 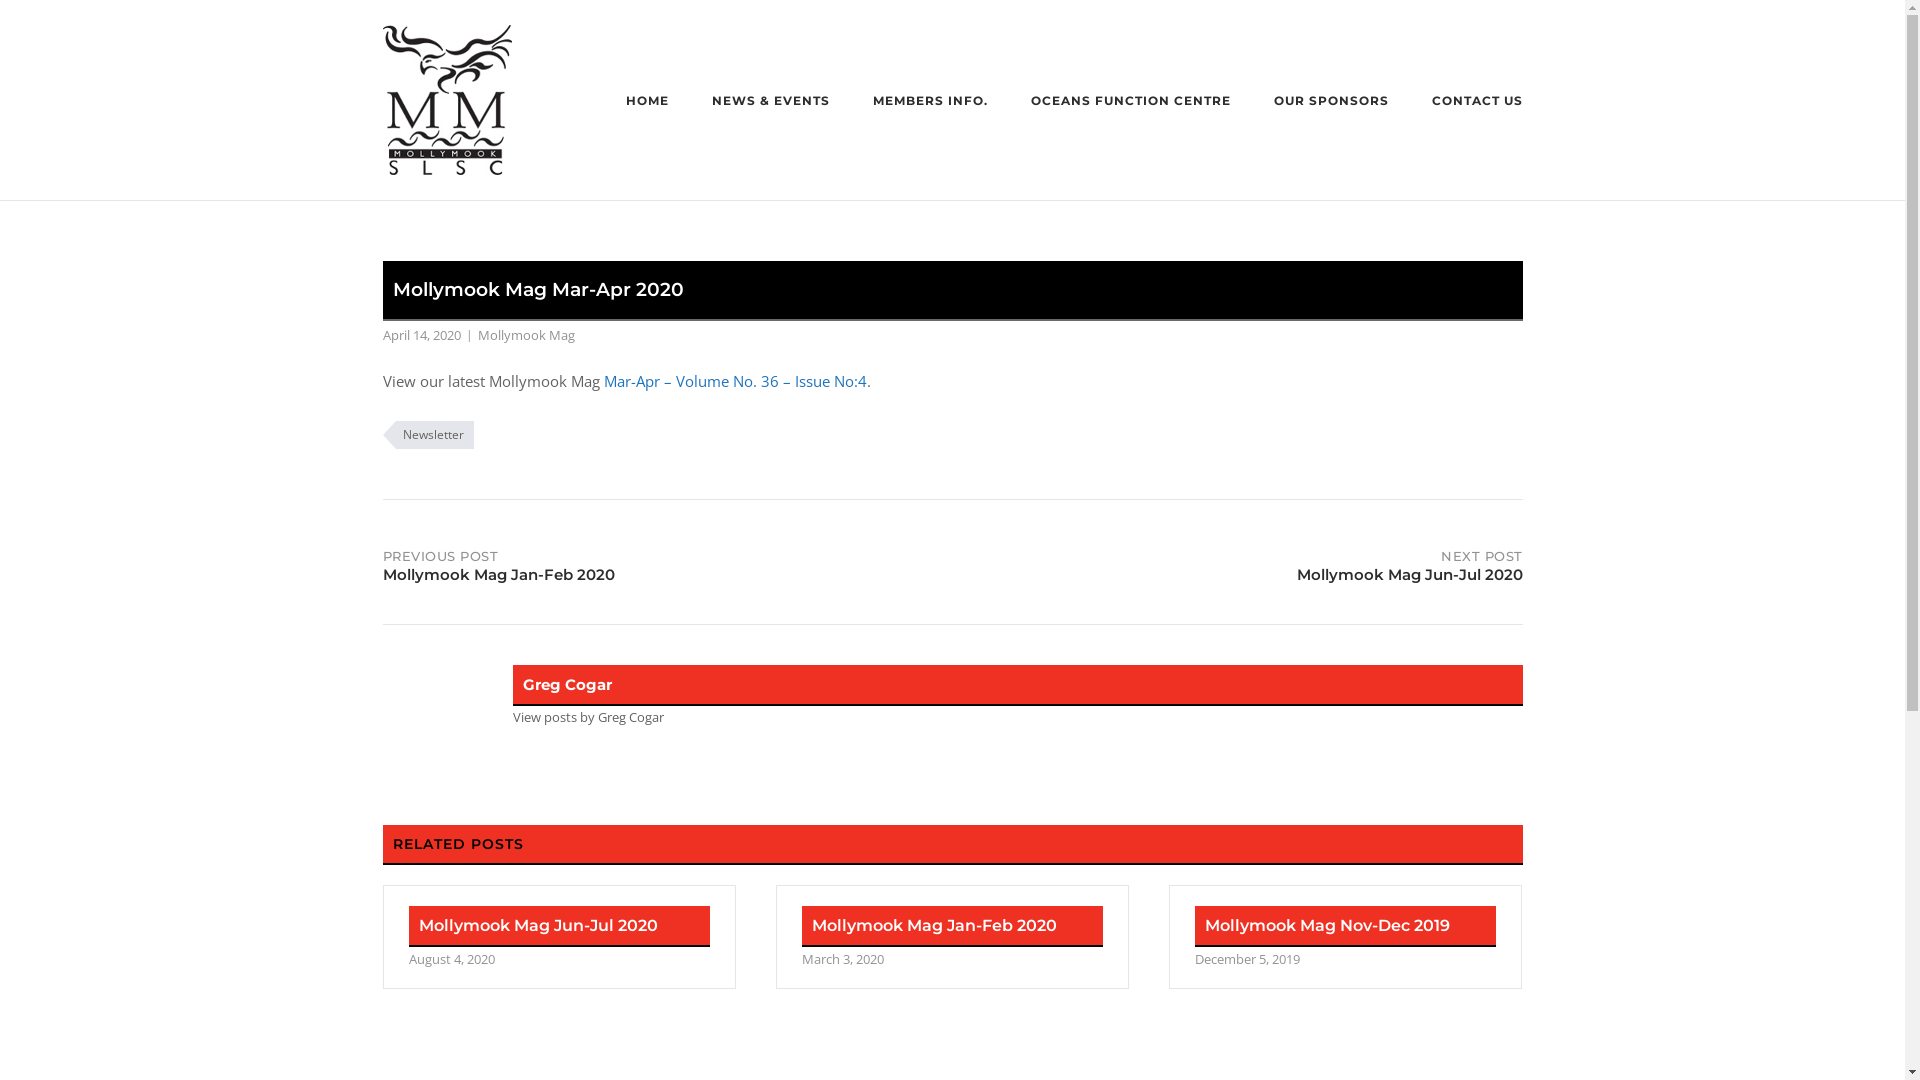 I want to click on 'CONTACT US', so click(x=1430, y=103).